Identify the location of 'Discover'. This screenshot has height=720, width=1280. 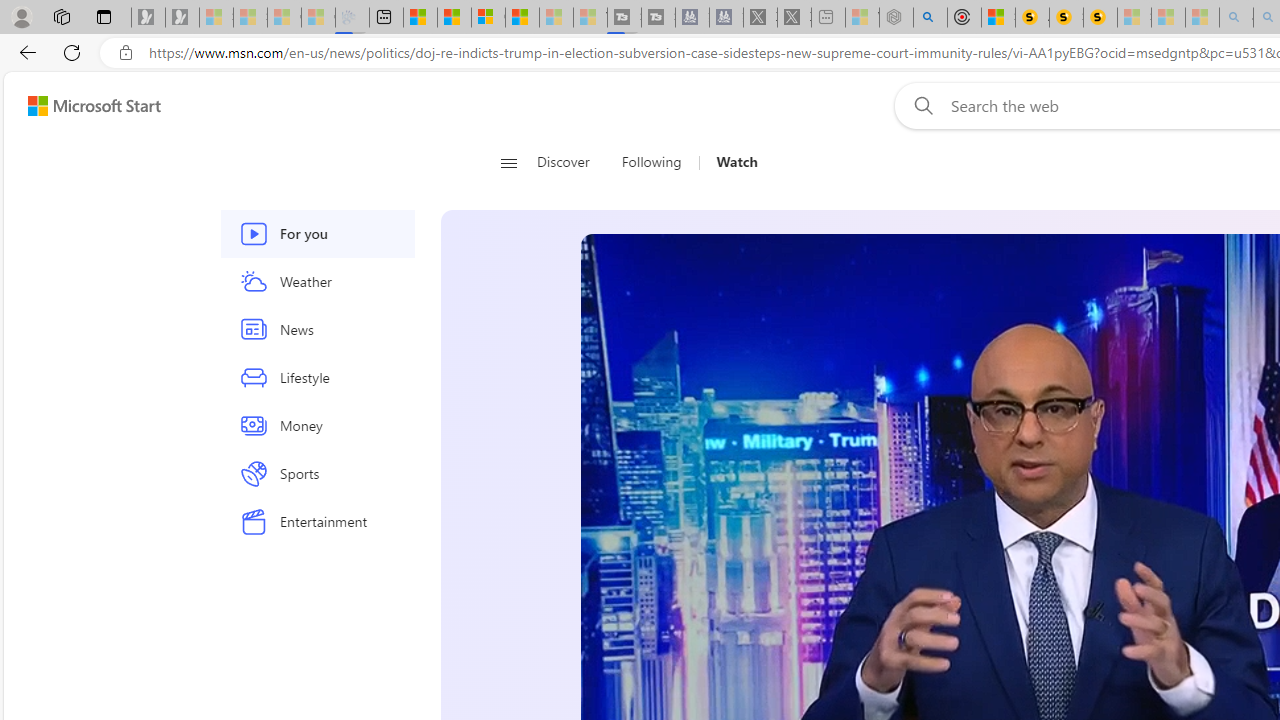
(562, 162).